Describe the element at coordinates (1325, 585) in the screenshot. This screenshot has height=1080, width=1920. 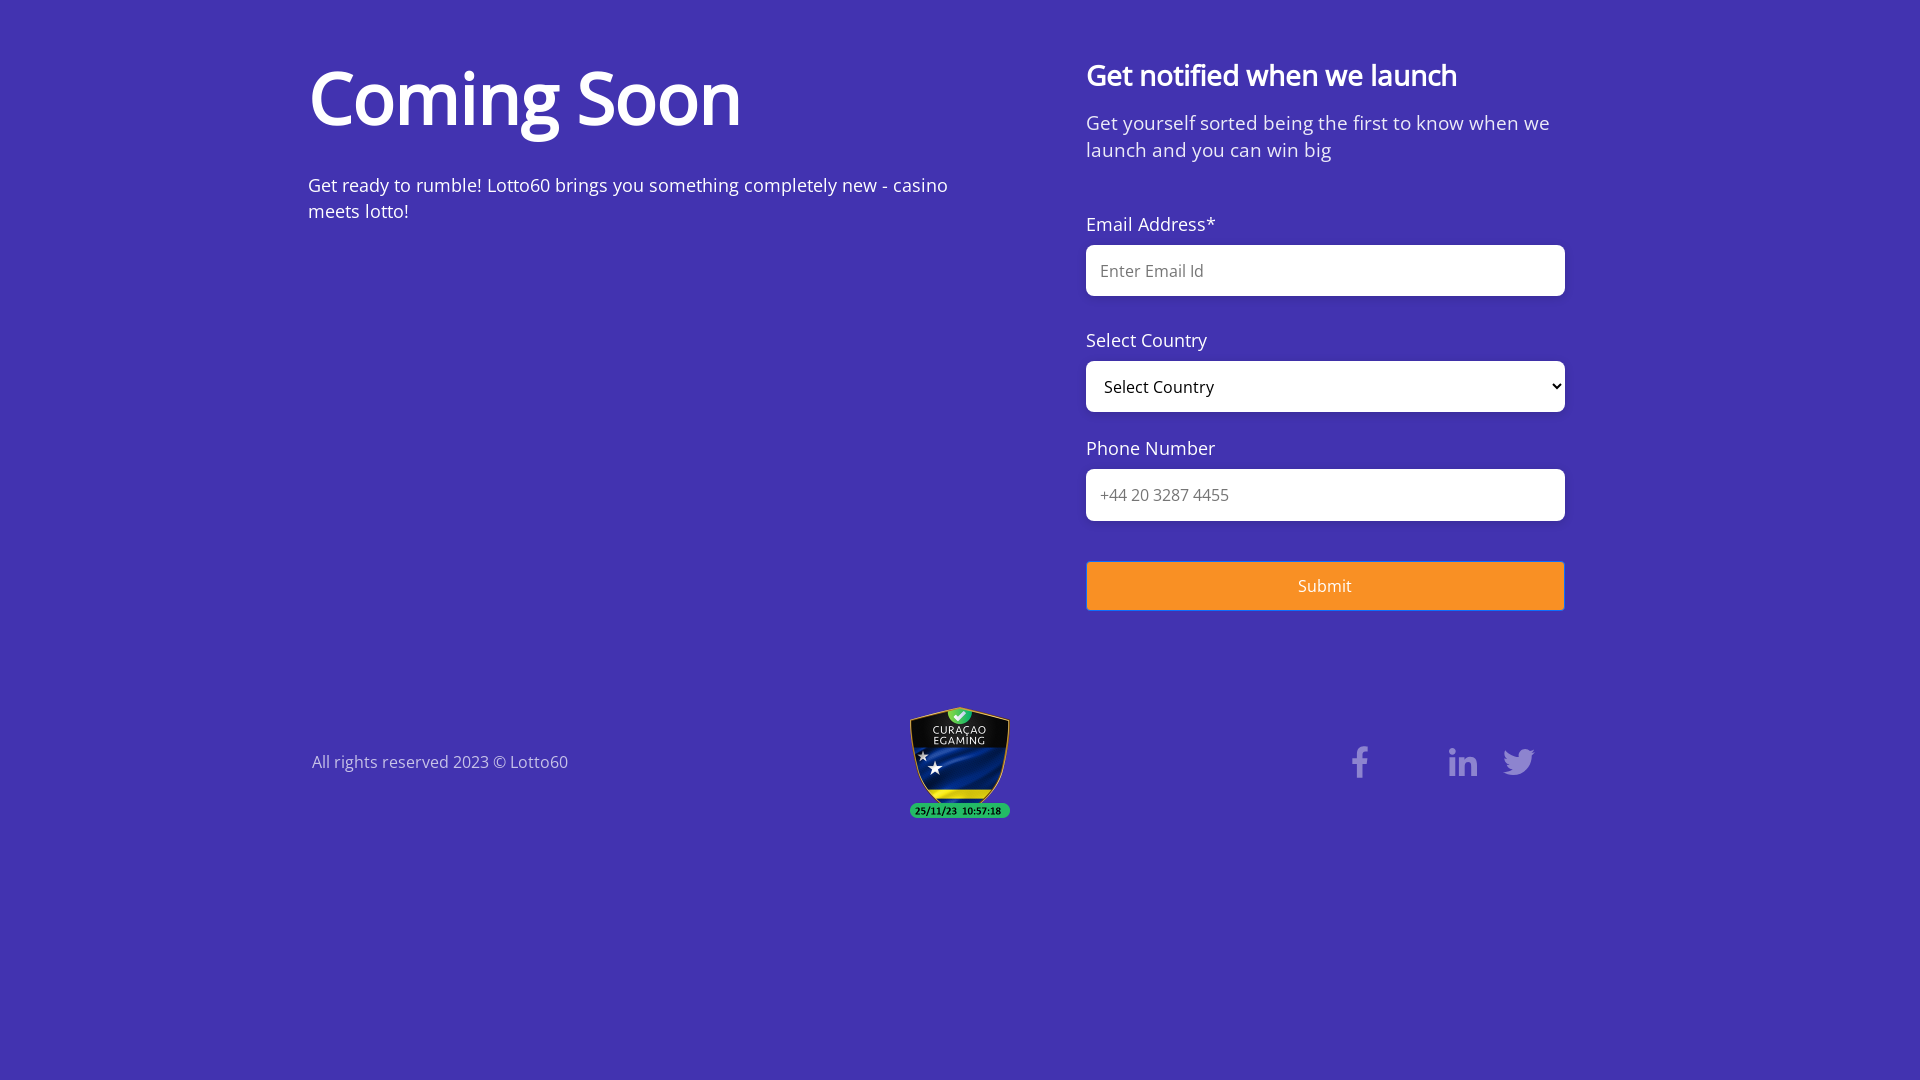
I see `'Submit'` at that location.